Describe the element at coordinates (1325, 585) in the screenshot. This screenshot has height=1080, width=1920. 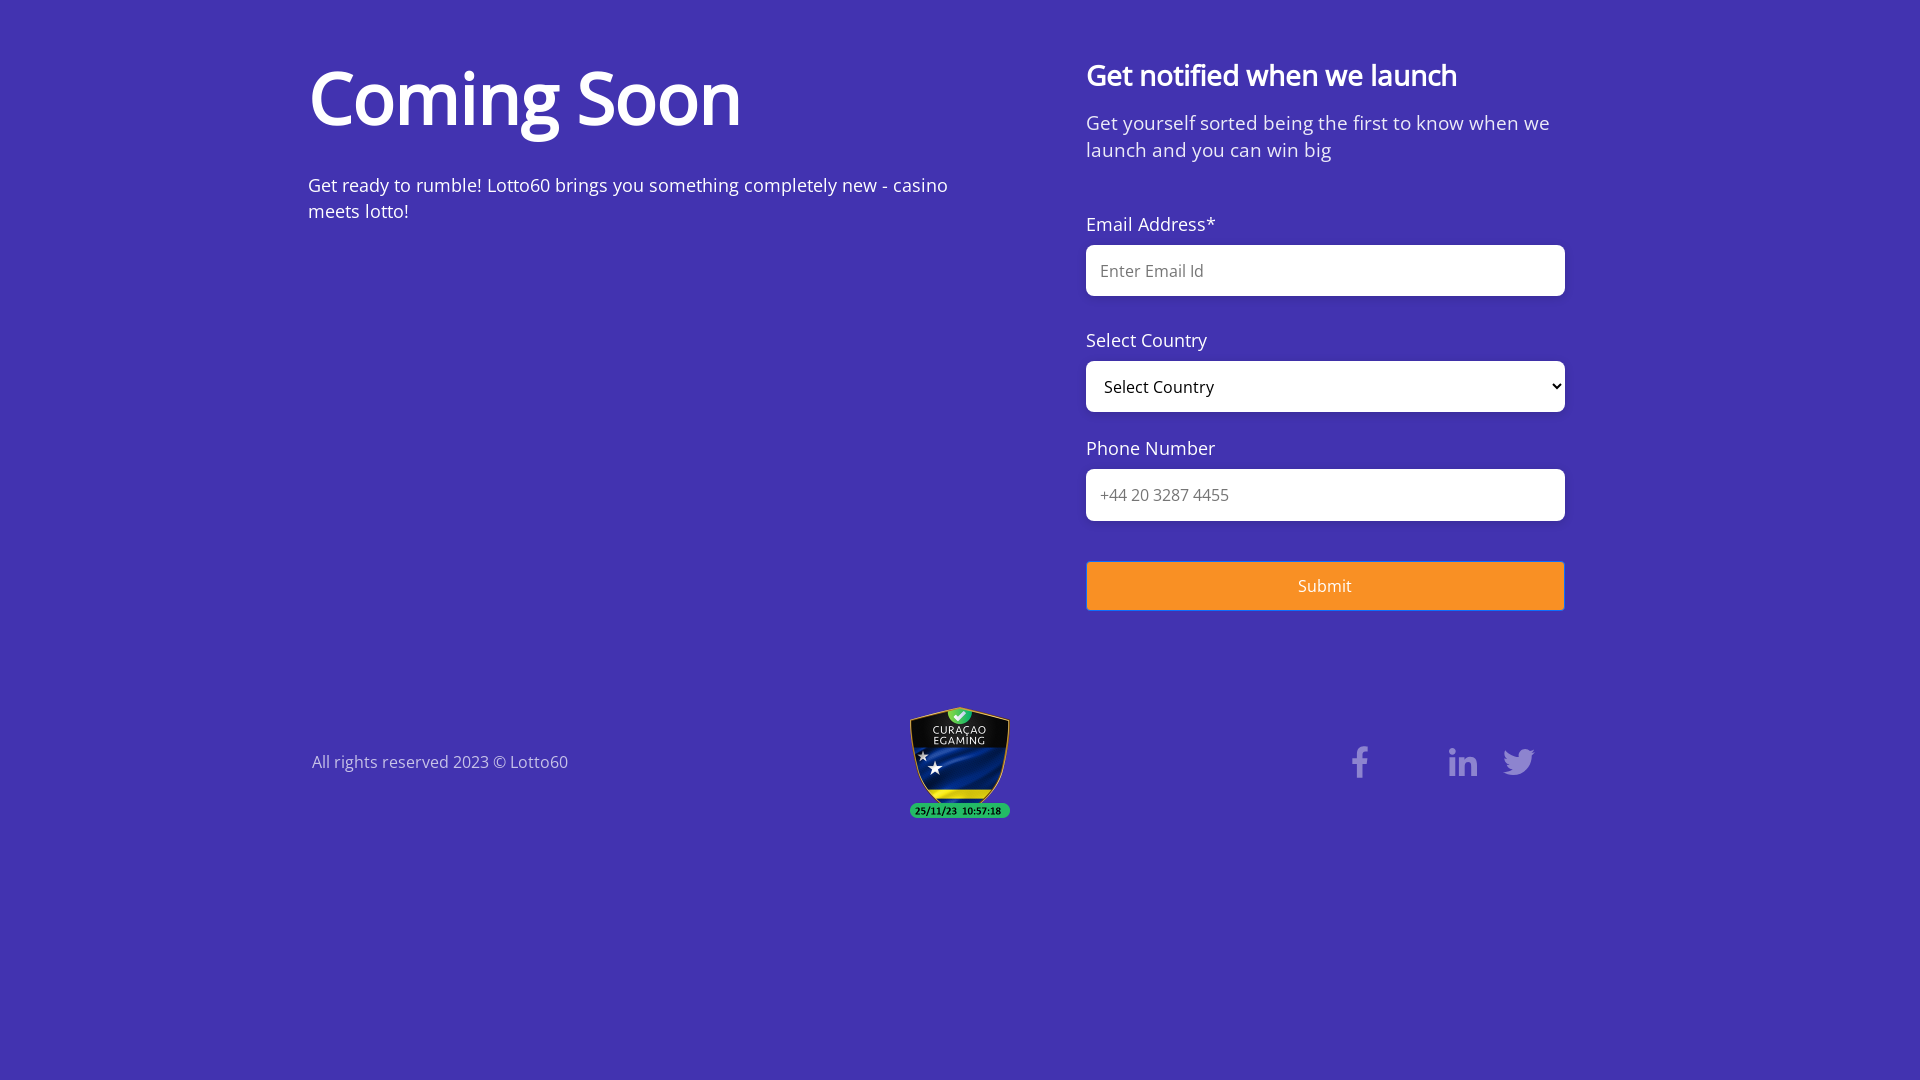
I see `'Submit'` at that location.